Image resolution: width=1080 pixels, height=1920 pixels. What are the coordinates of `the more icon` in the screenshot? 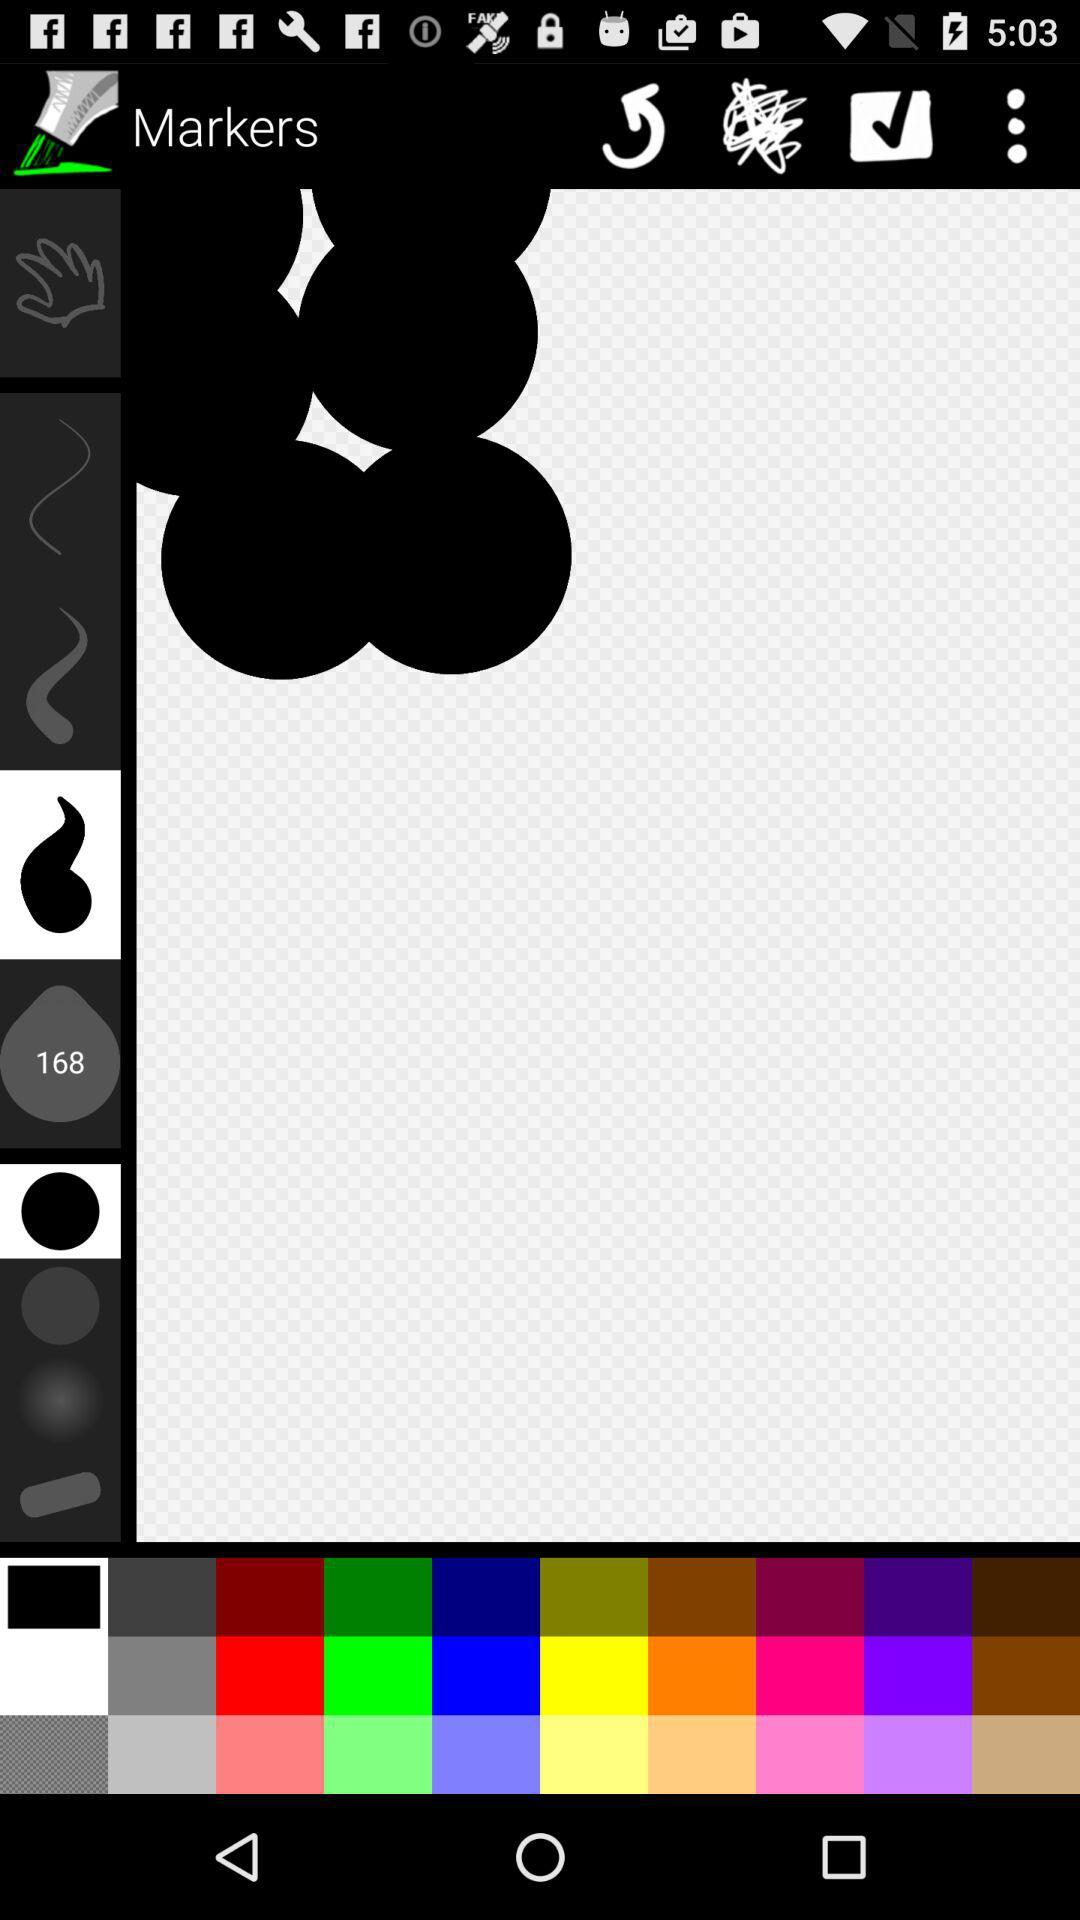 It's located at (1017, 124).